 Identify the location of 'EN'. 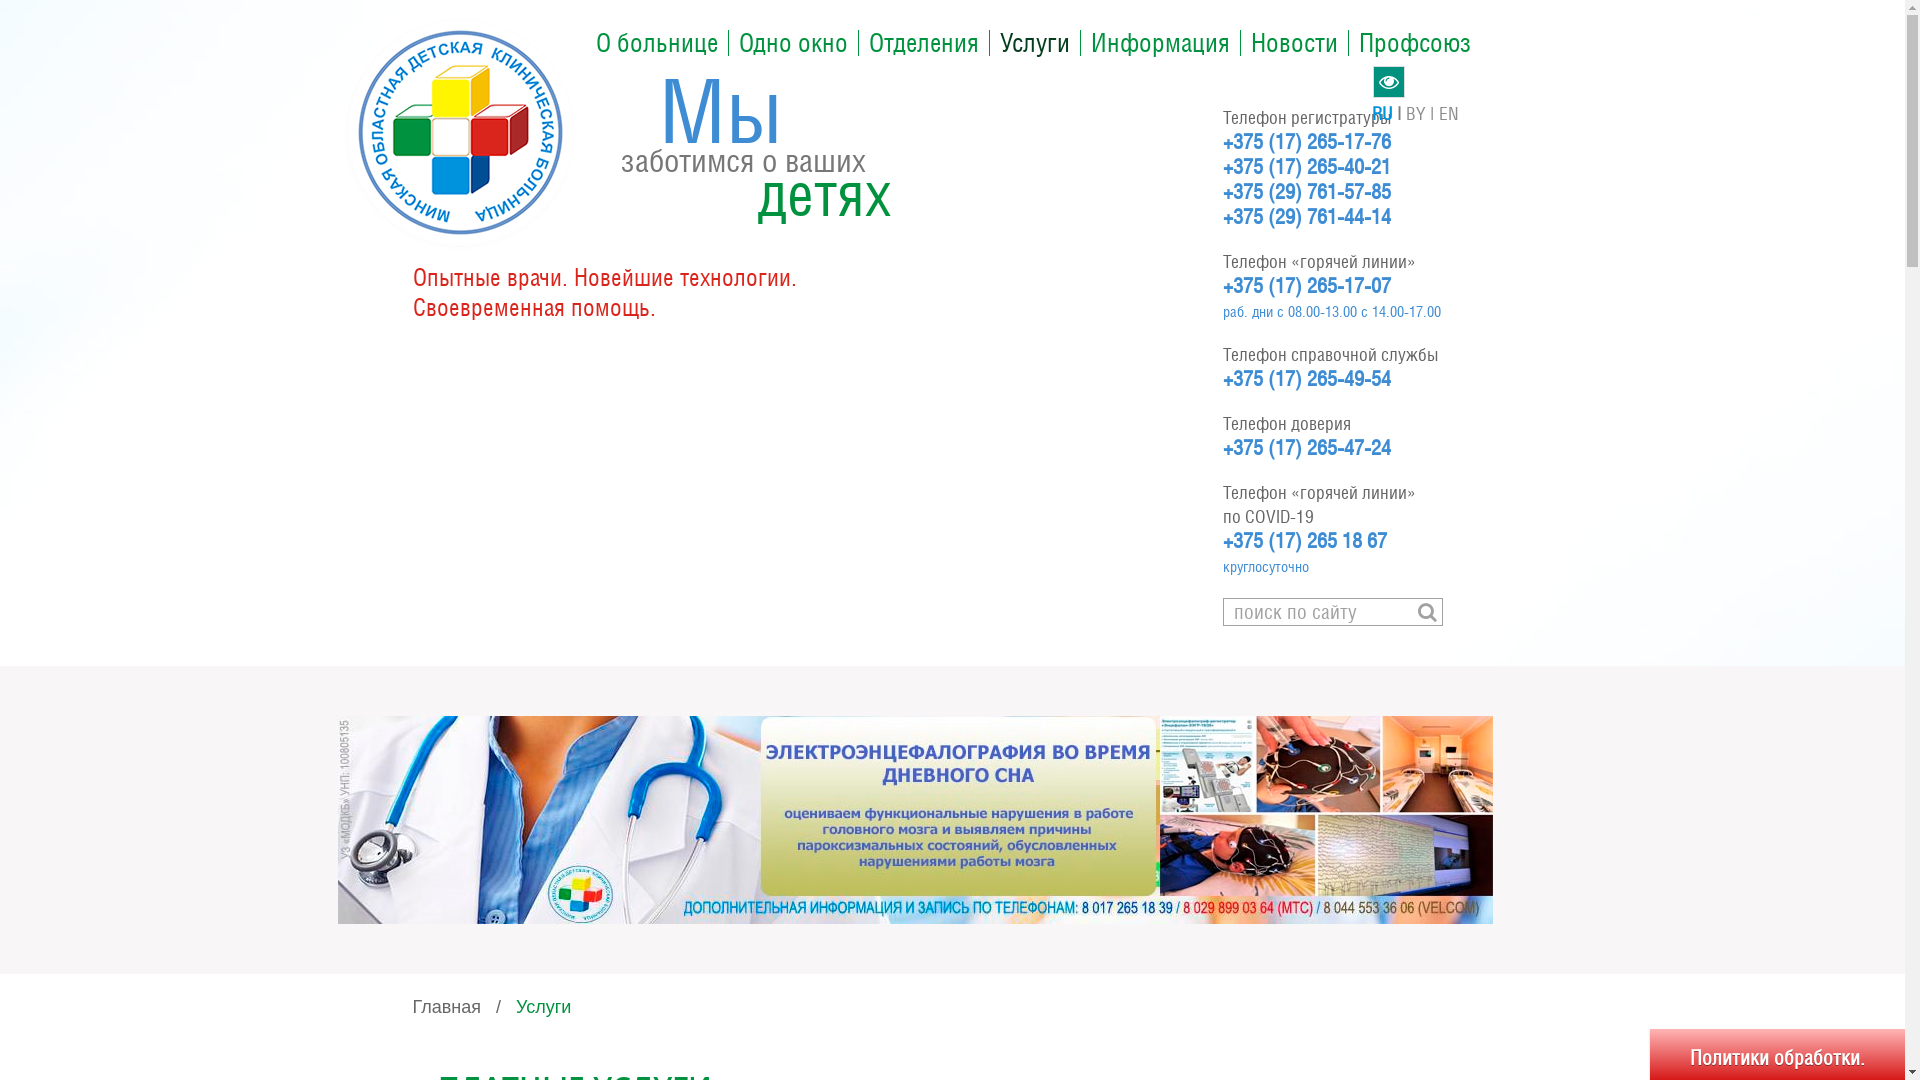
(1449, 113).